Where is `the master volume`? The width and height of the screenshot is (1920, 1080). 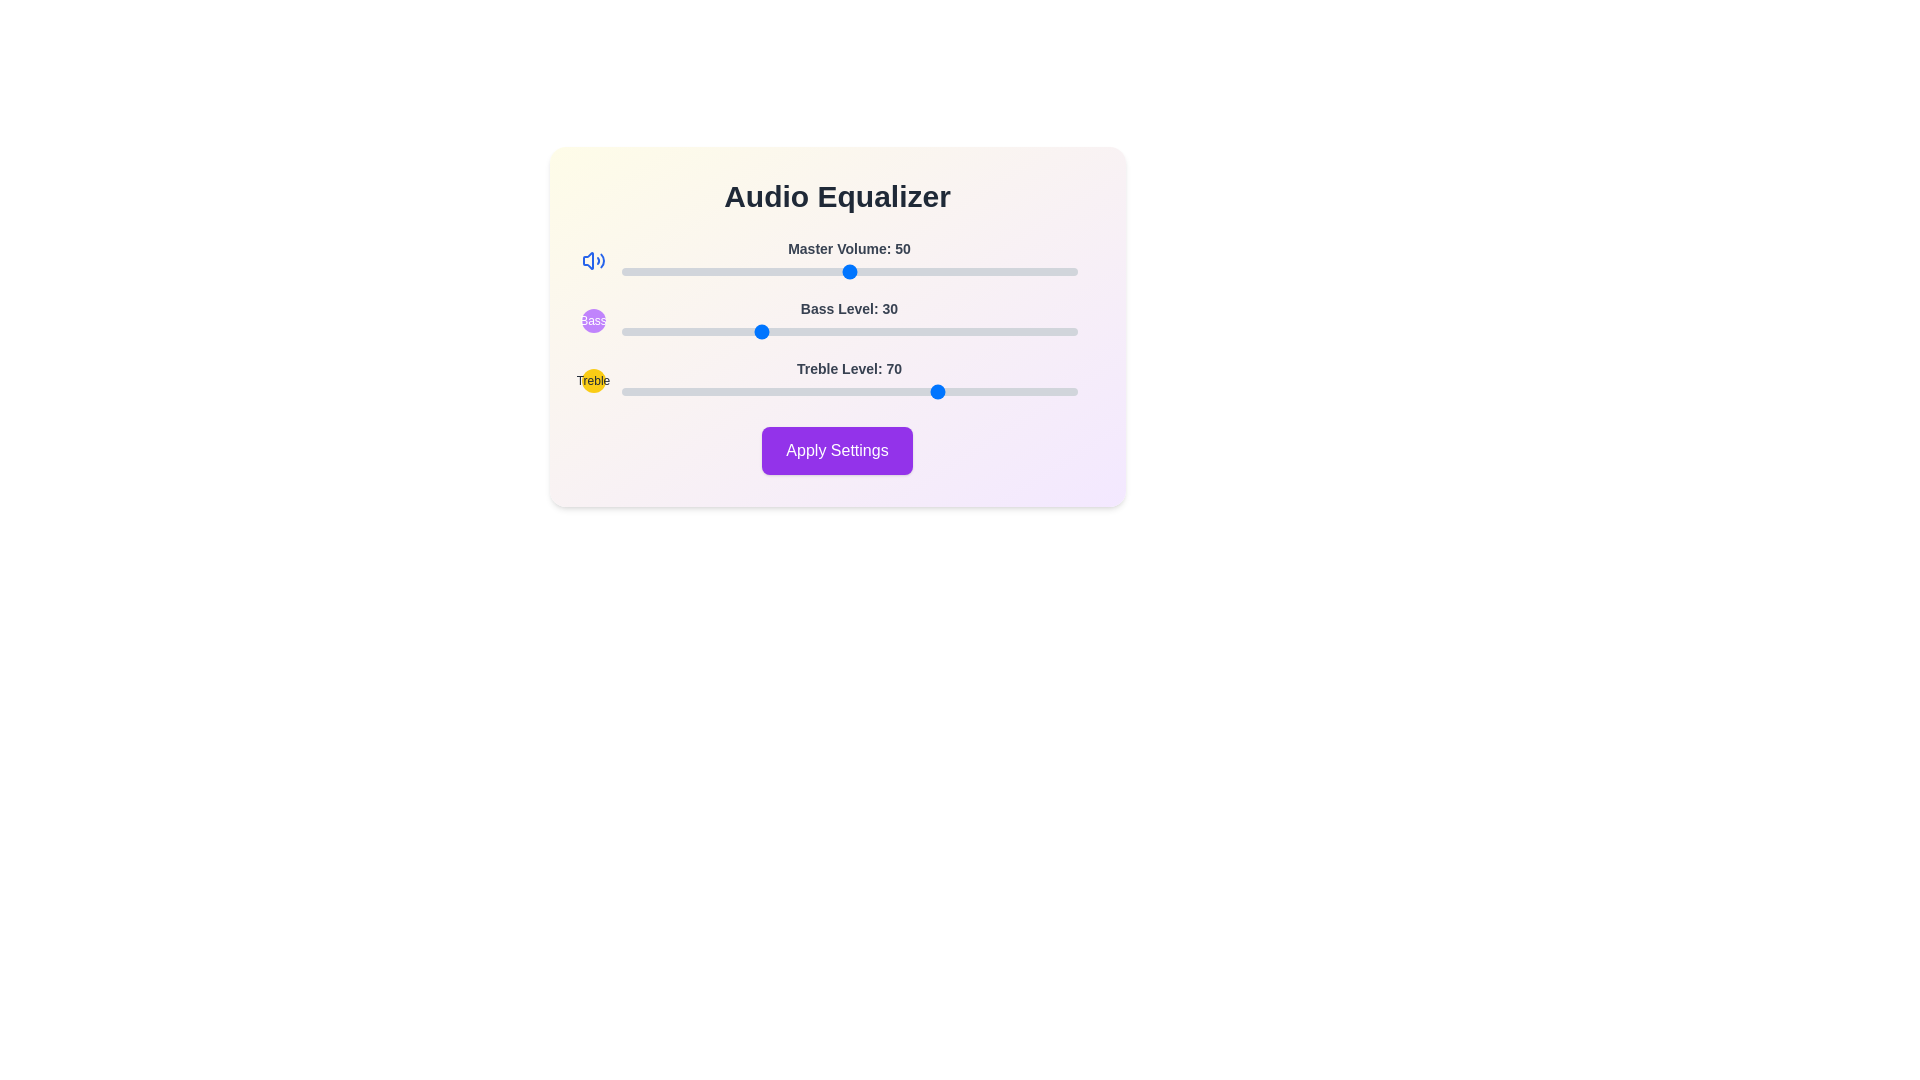 the master volume is located at coordinates (676, 272).